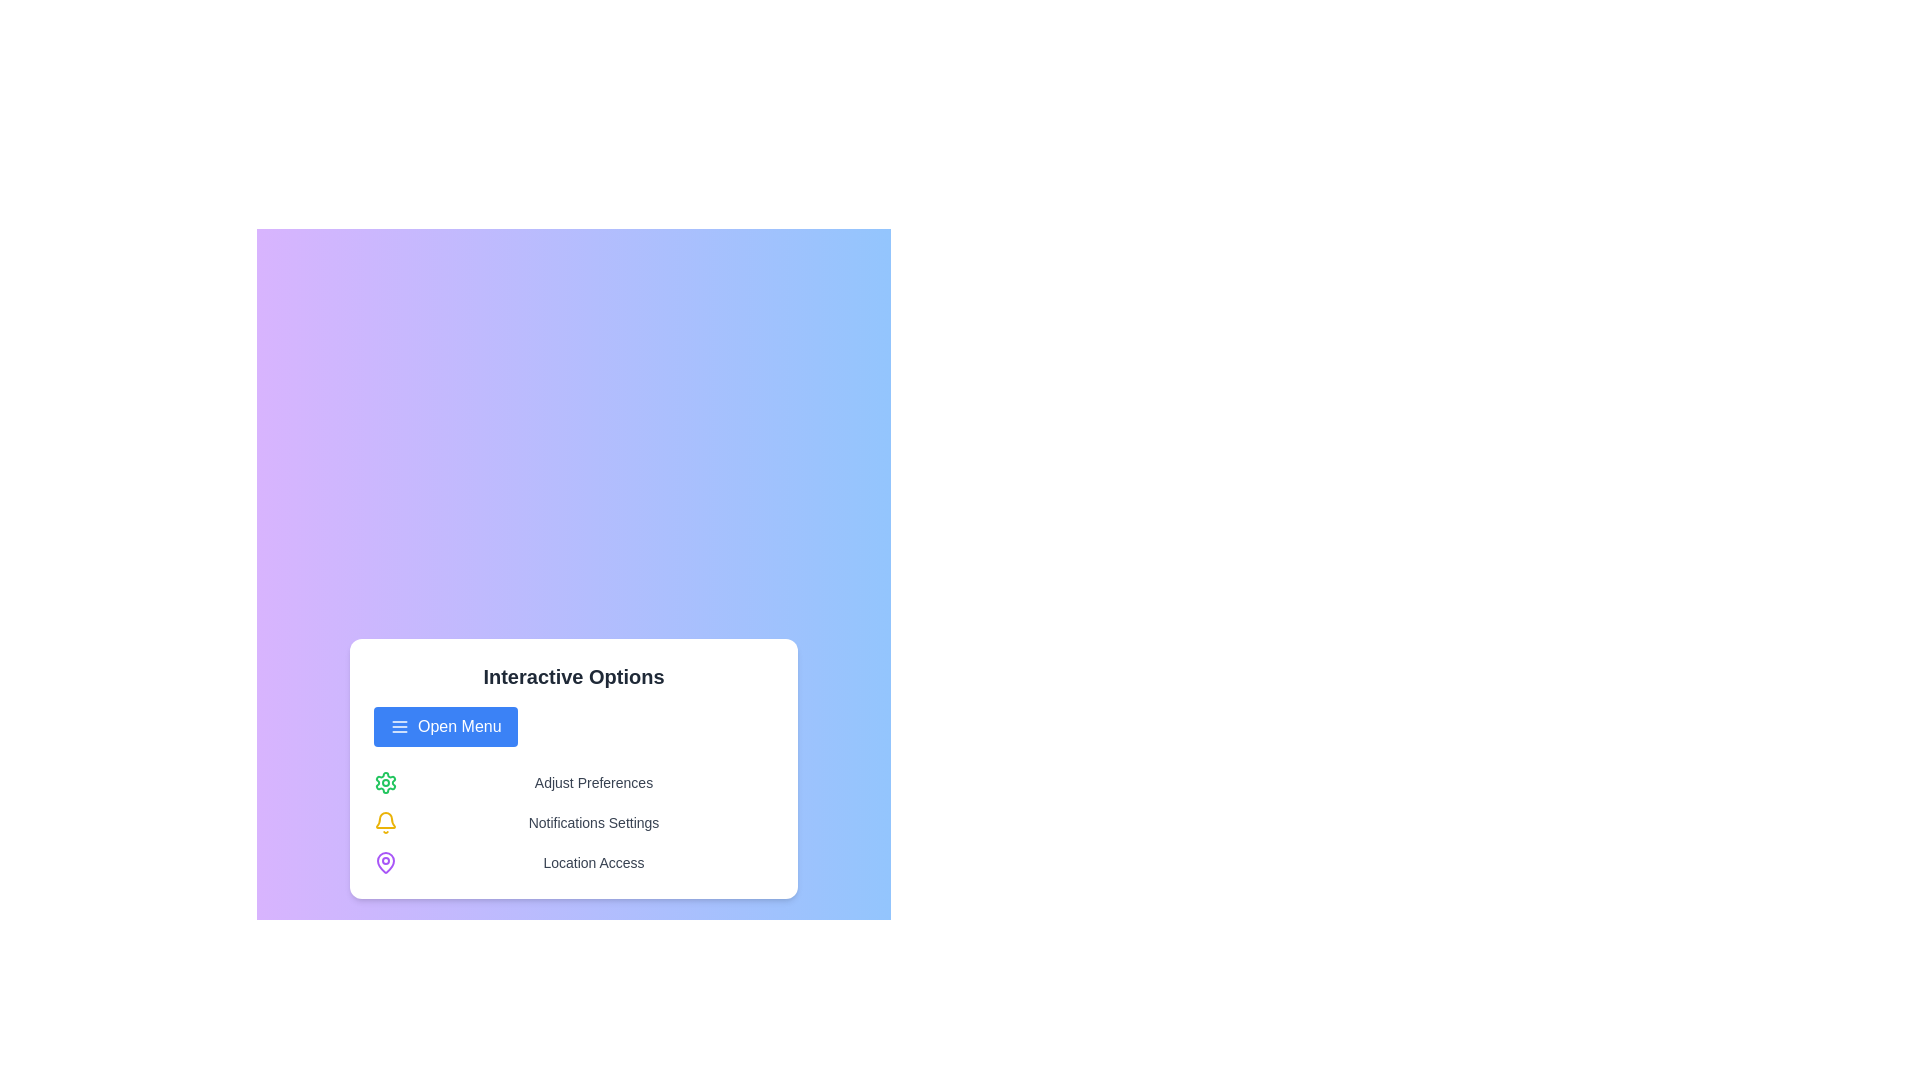 The width and height of the screenshot is (1920, 1080). I want to click on the top portion of the bell icon, which is the second icon in the vertical list, used for notifications or alerts, so click(385, 820).